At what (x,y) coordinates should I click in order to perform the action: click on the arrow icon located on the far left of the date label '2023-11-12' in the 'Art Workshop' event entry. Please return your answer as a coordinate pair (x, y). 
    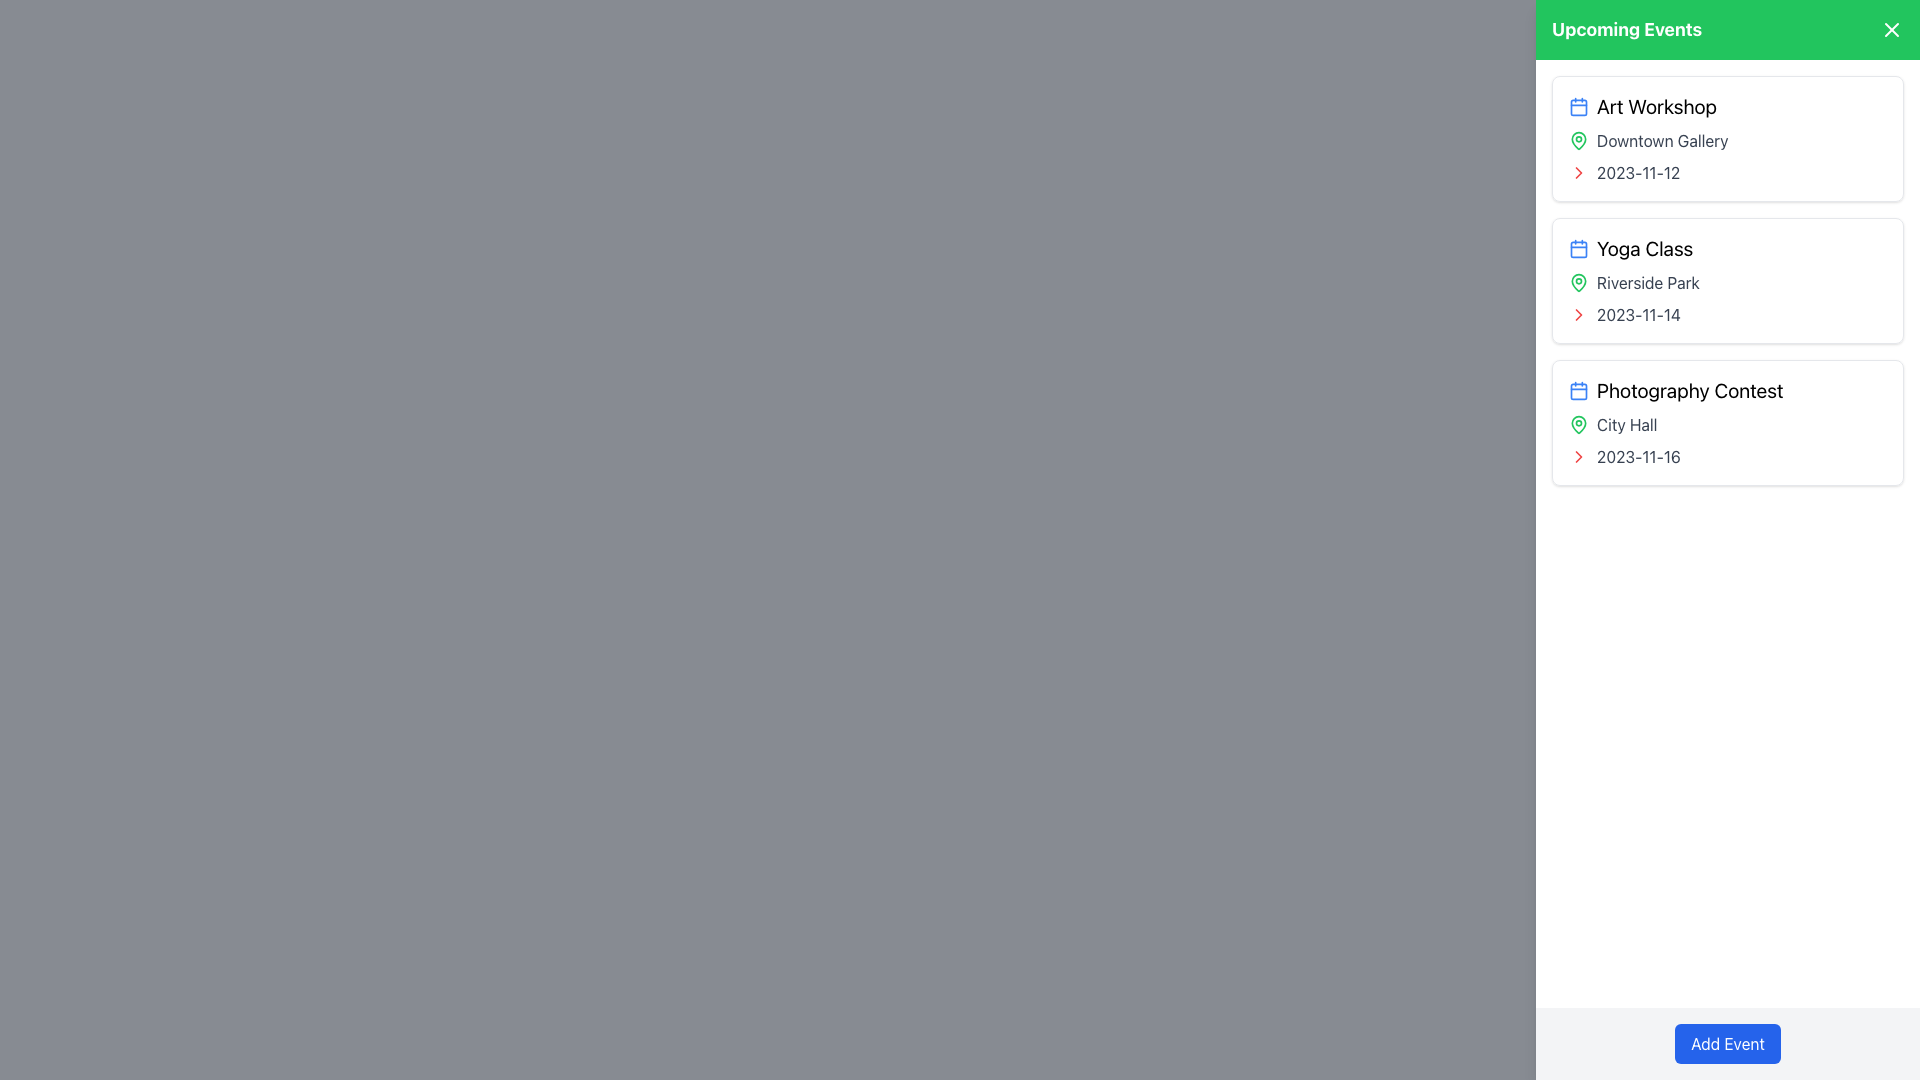
    Looking at the image, I should click on (1578, 172).